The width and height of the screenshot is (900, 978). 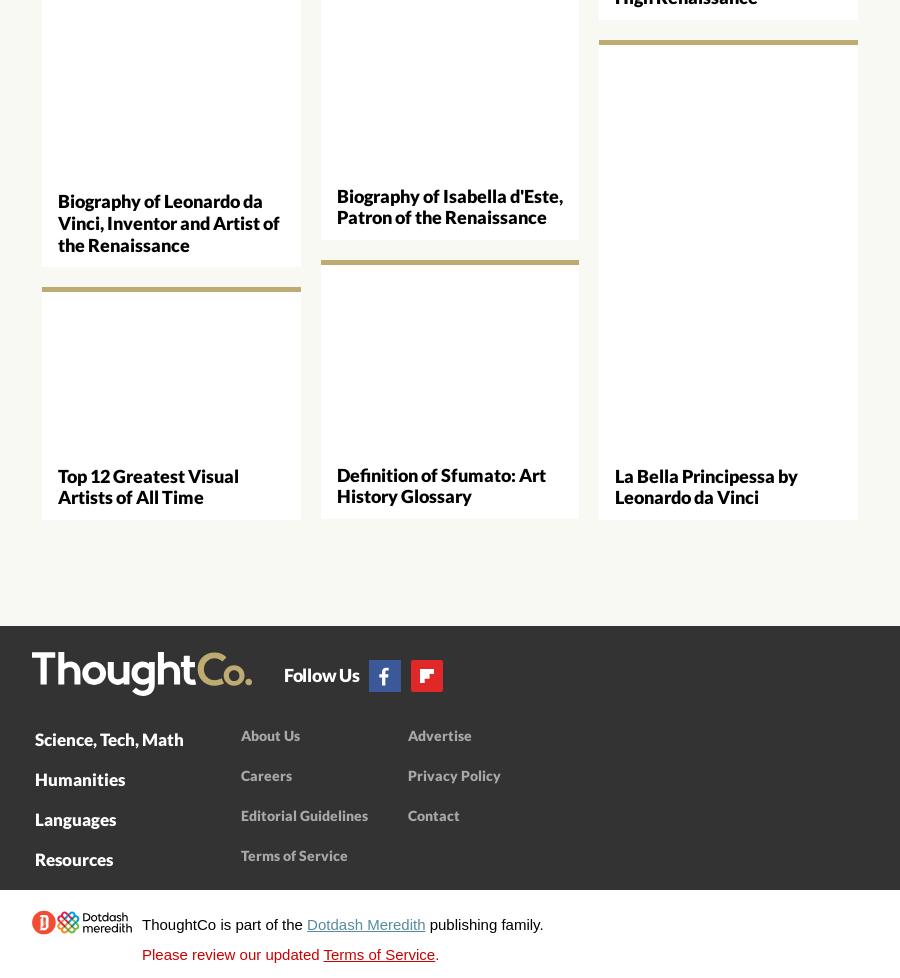 What do you see at coordinates (449, 205) in the screenshot?
I see `'Biography of Isabella d'Este, Patron of the Renaissance'` at bounding box center [449, 205].